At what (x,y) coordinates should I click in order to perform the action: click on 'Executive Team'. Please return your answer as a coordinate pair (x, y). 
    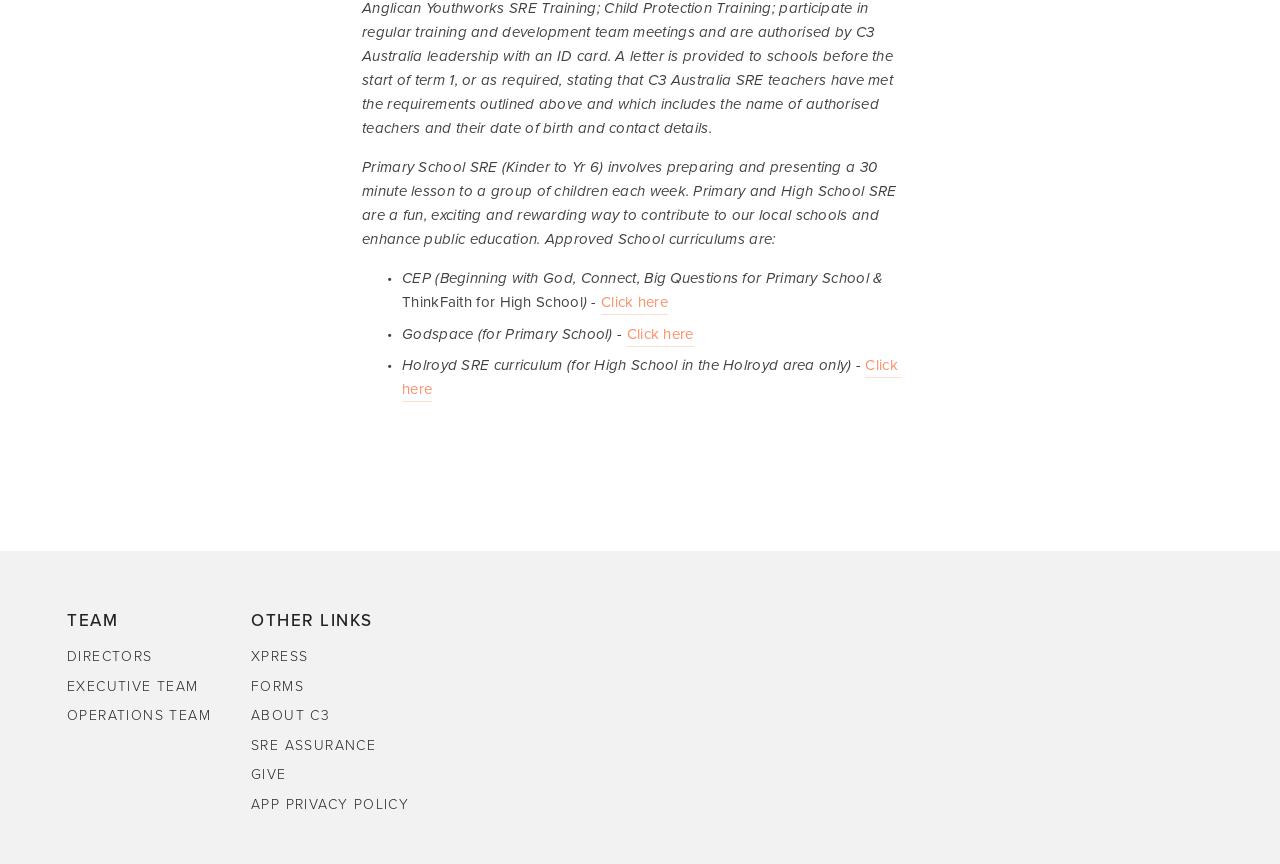
    Looking at the image, I should click on (66, 685).